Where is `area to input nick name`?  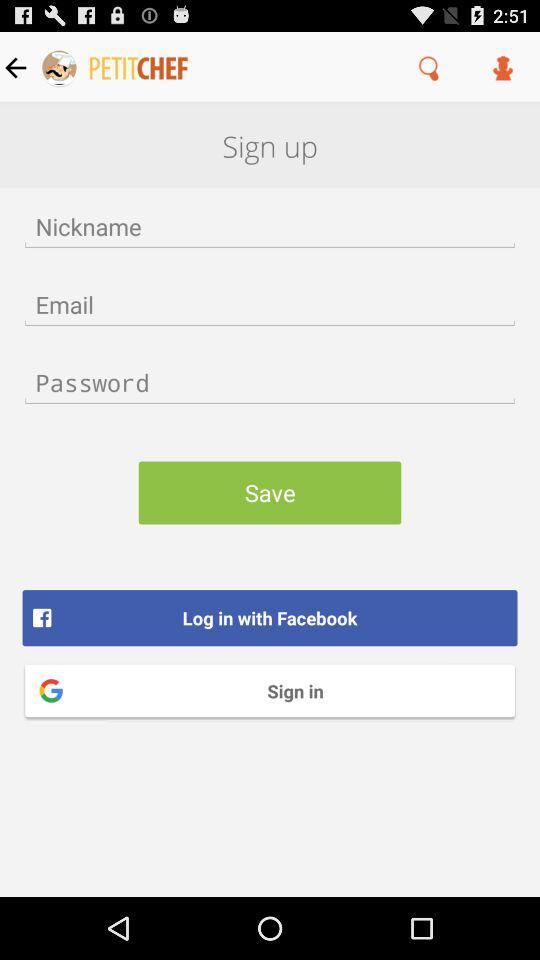
area to input nick name is located at coordinates (270, 226).